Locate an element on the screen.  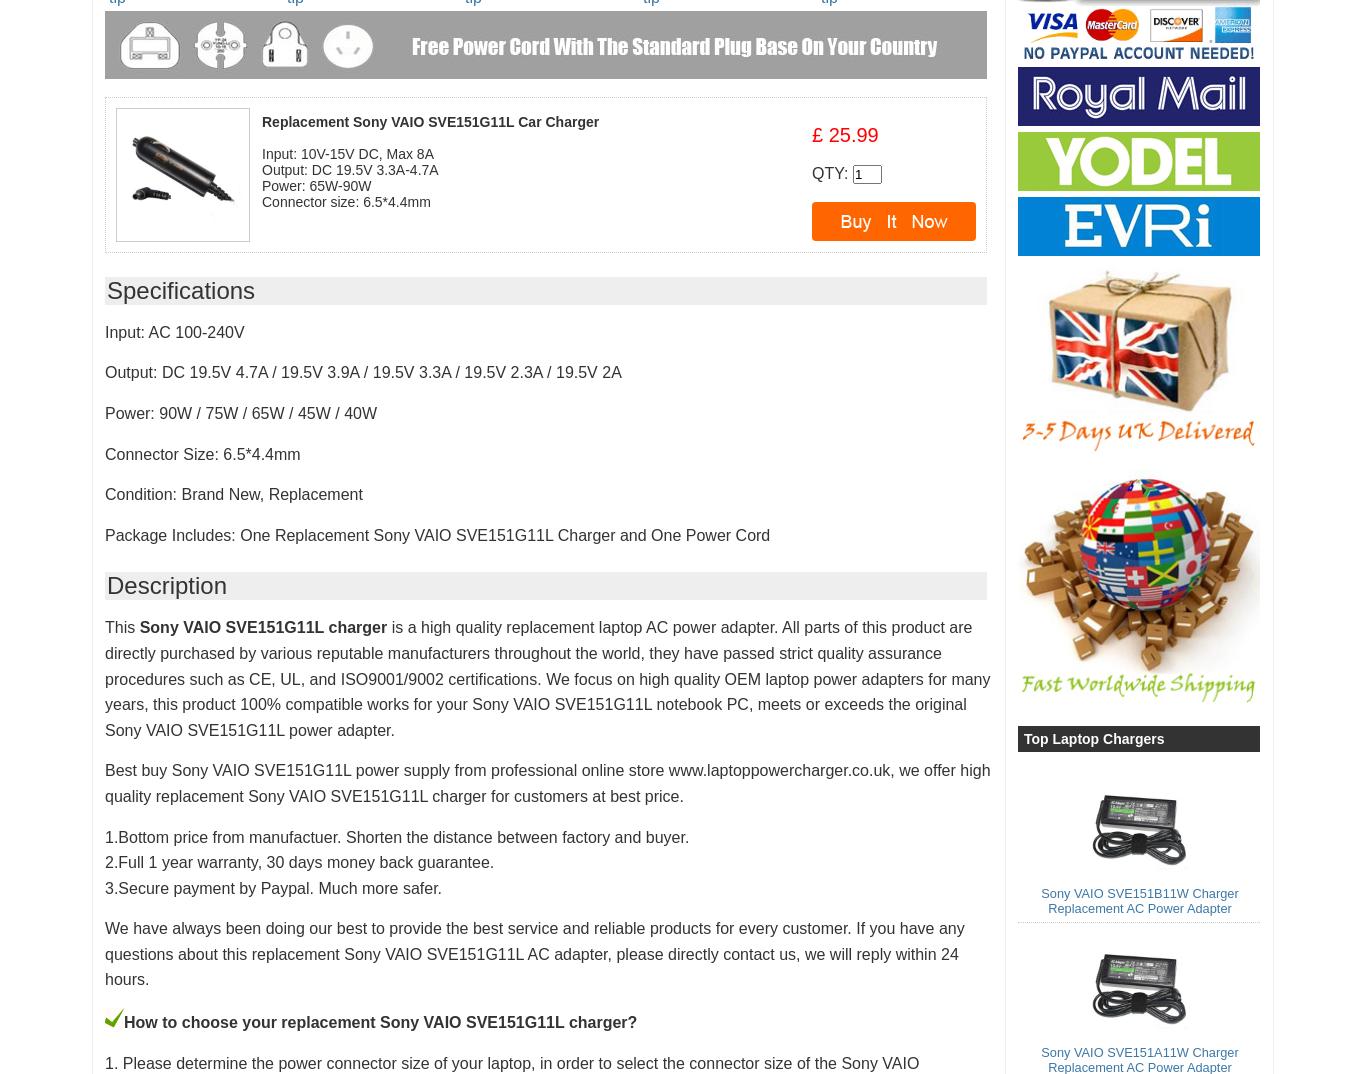
'Sony VAIO SVE151G11L charger' is located at coordinates (262, 627).